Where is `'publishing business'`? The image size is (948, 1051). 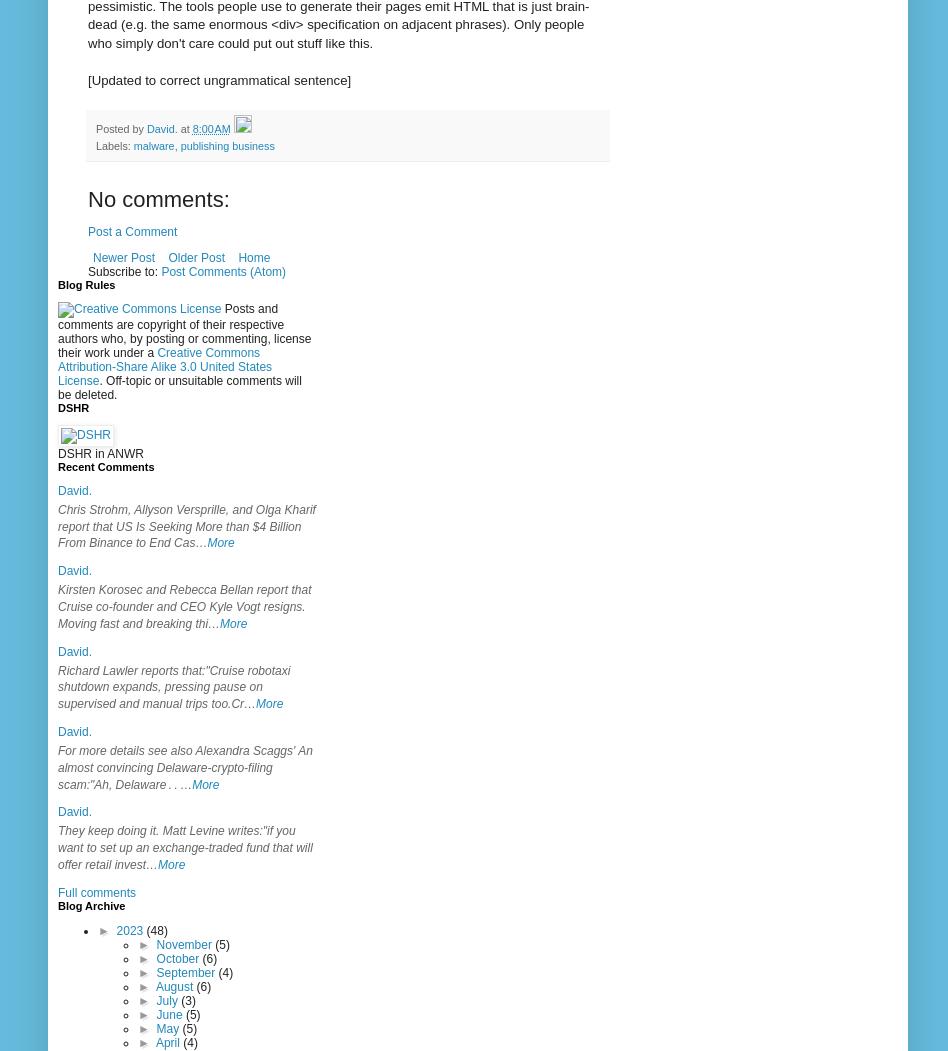 'publishing business' is located at coordinates (226, 144).